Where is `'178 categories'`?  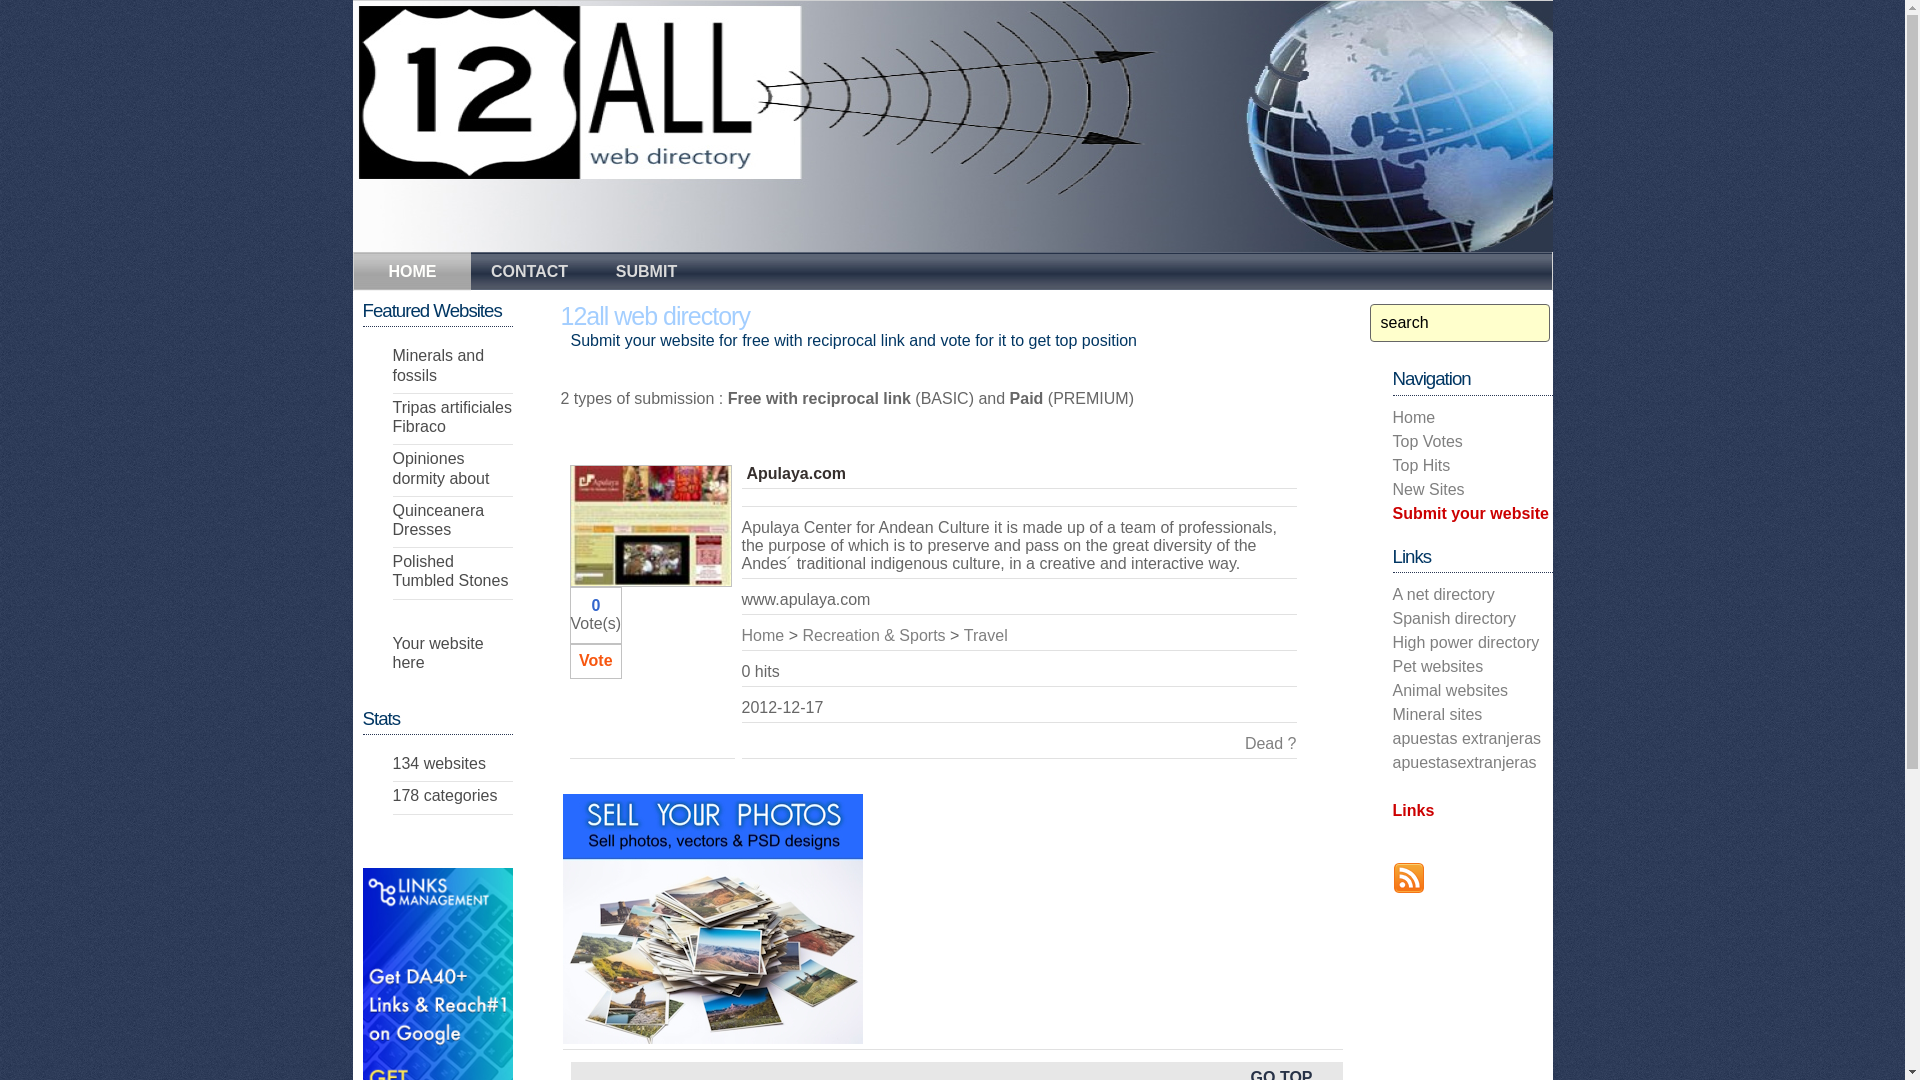 '178 categories' is located at coordinates (443, 794).